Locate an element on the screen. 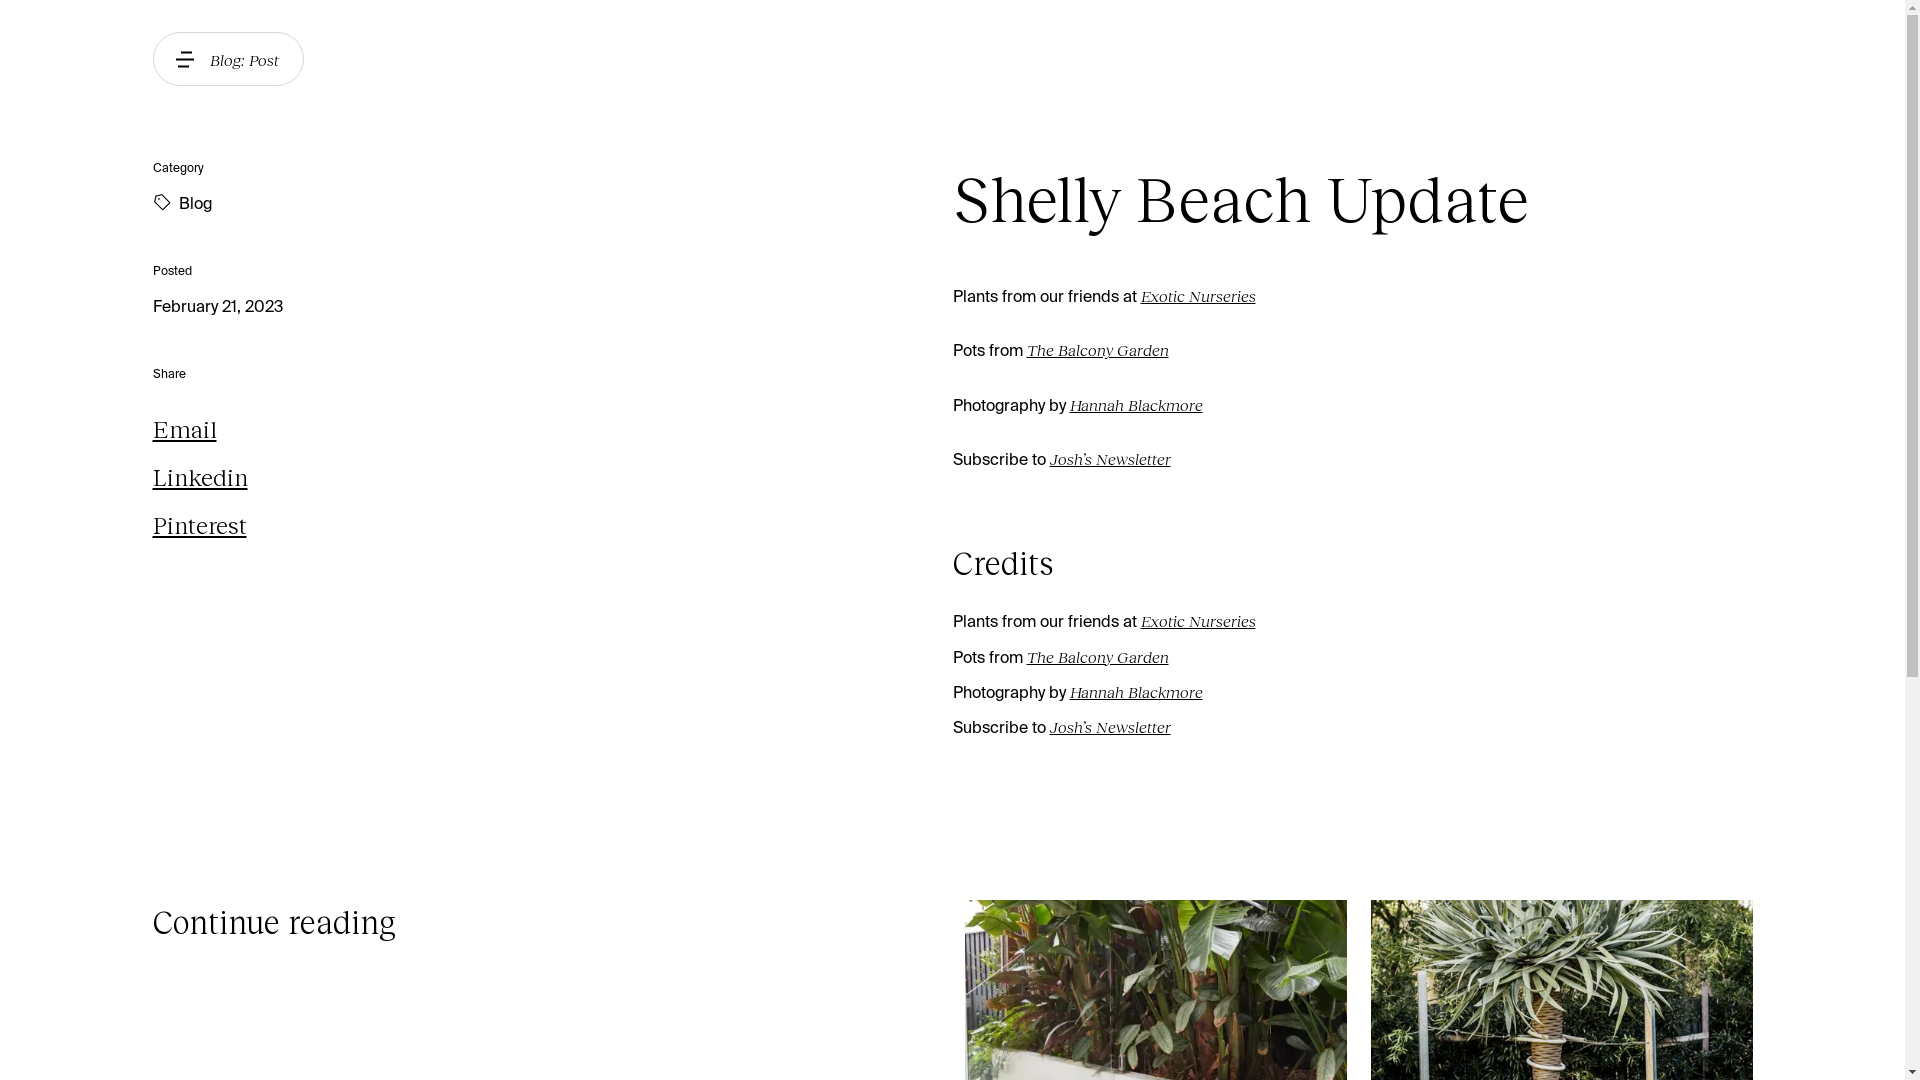 Image resolution: width=1920 pixels, height=1080 pixels. 'Hannah Blackmore' is located at coordinates (1136, 405).